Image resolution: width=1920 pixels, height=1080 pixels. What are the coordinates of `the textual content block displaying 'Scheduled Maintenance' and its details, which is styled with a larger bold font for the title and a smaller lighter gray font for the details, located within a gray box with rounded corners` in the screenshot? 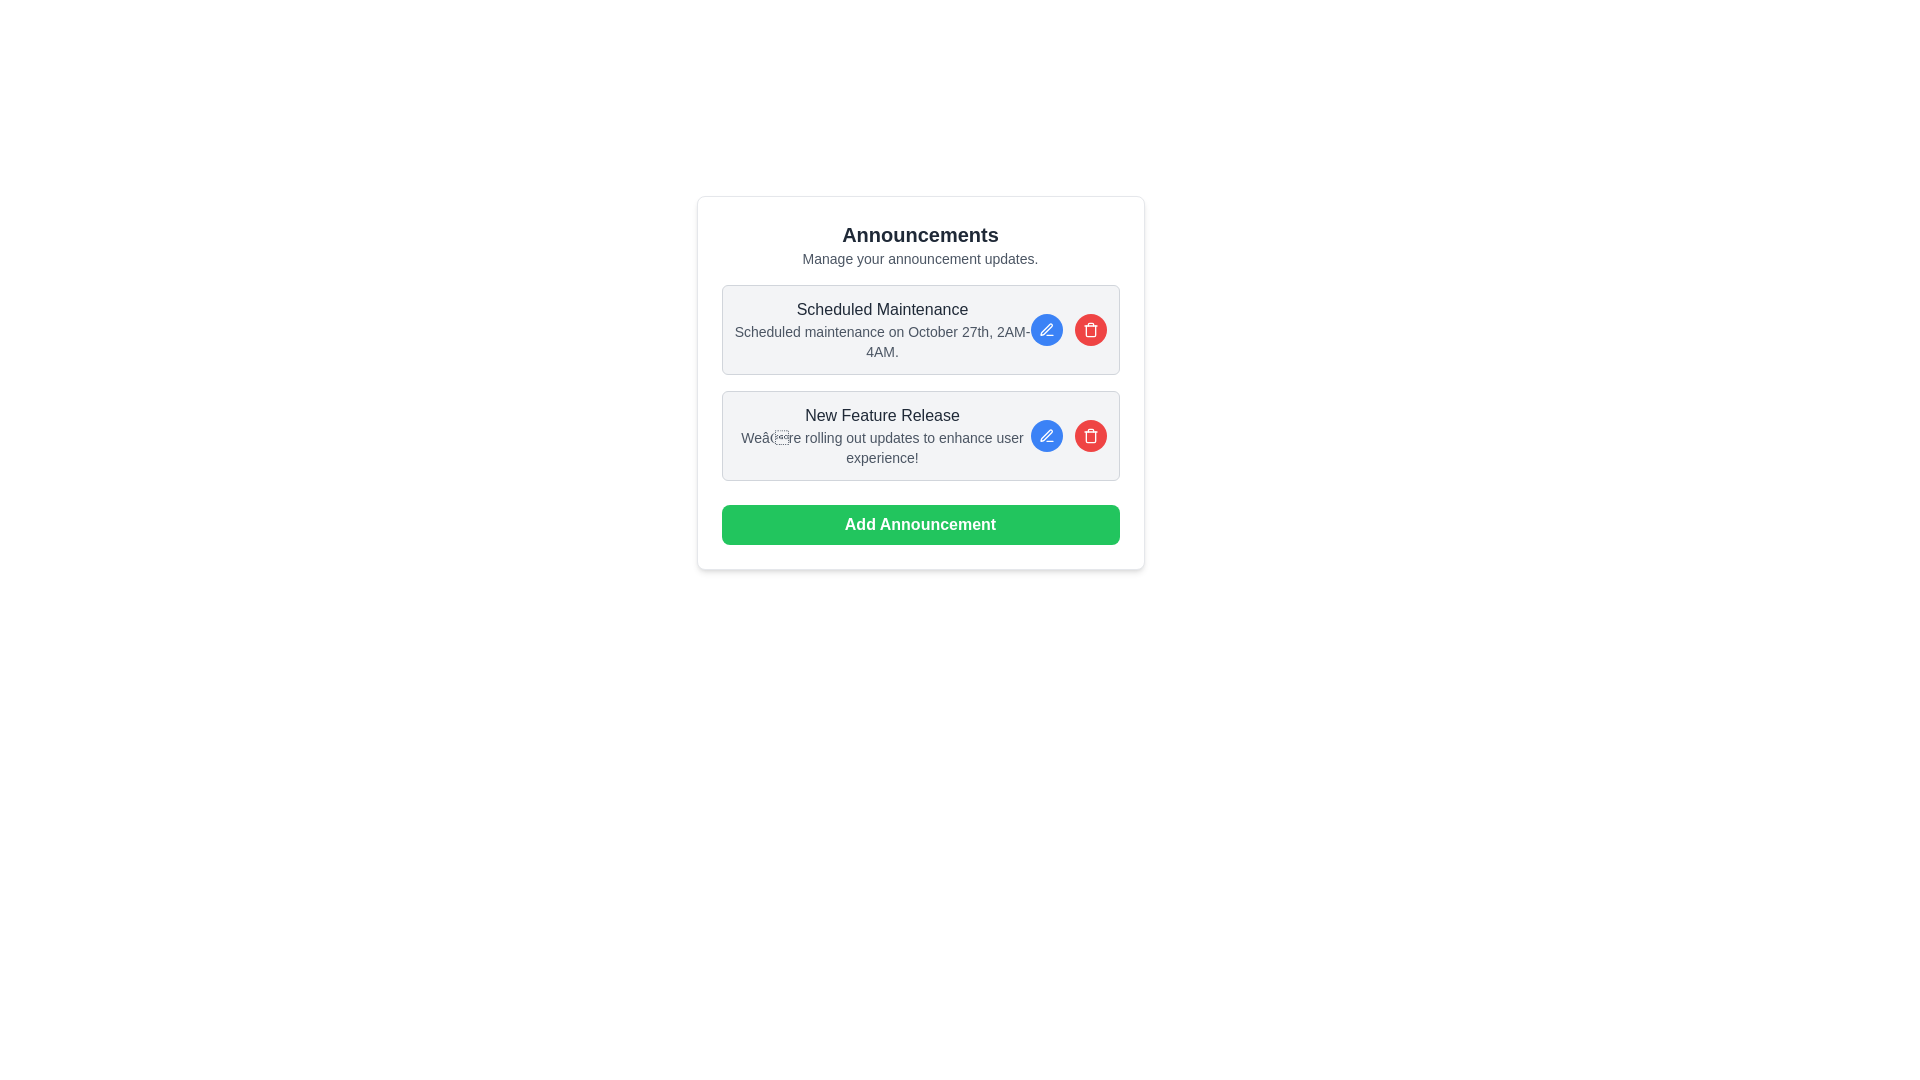 It's located at (881, 329).